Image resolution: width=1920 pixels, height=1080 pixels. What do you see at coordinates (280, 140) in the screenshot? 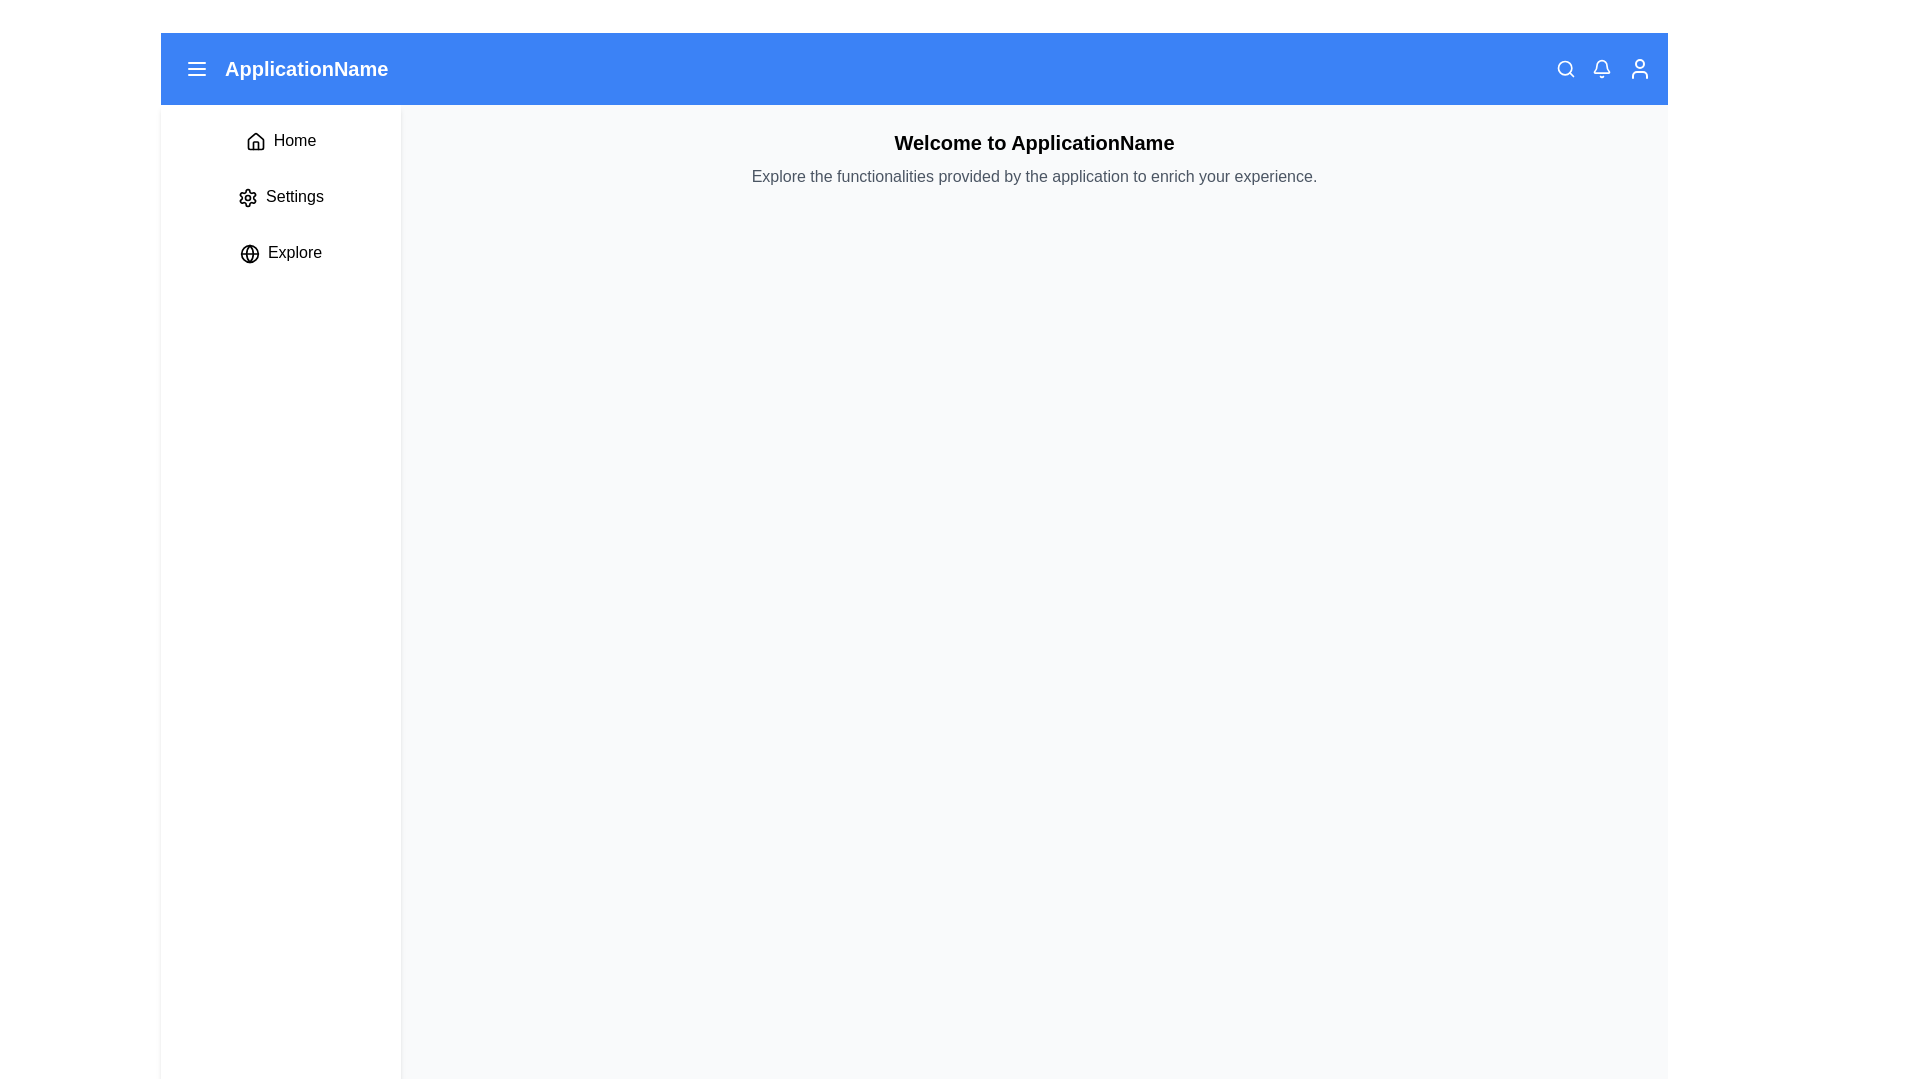
I see `the 'Home' menu item in the vertical navigation bar, which features a house-shaped icon and is styled with a hover effect` at bounding box center [280, 140].